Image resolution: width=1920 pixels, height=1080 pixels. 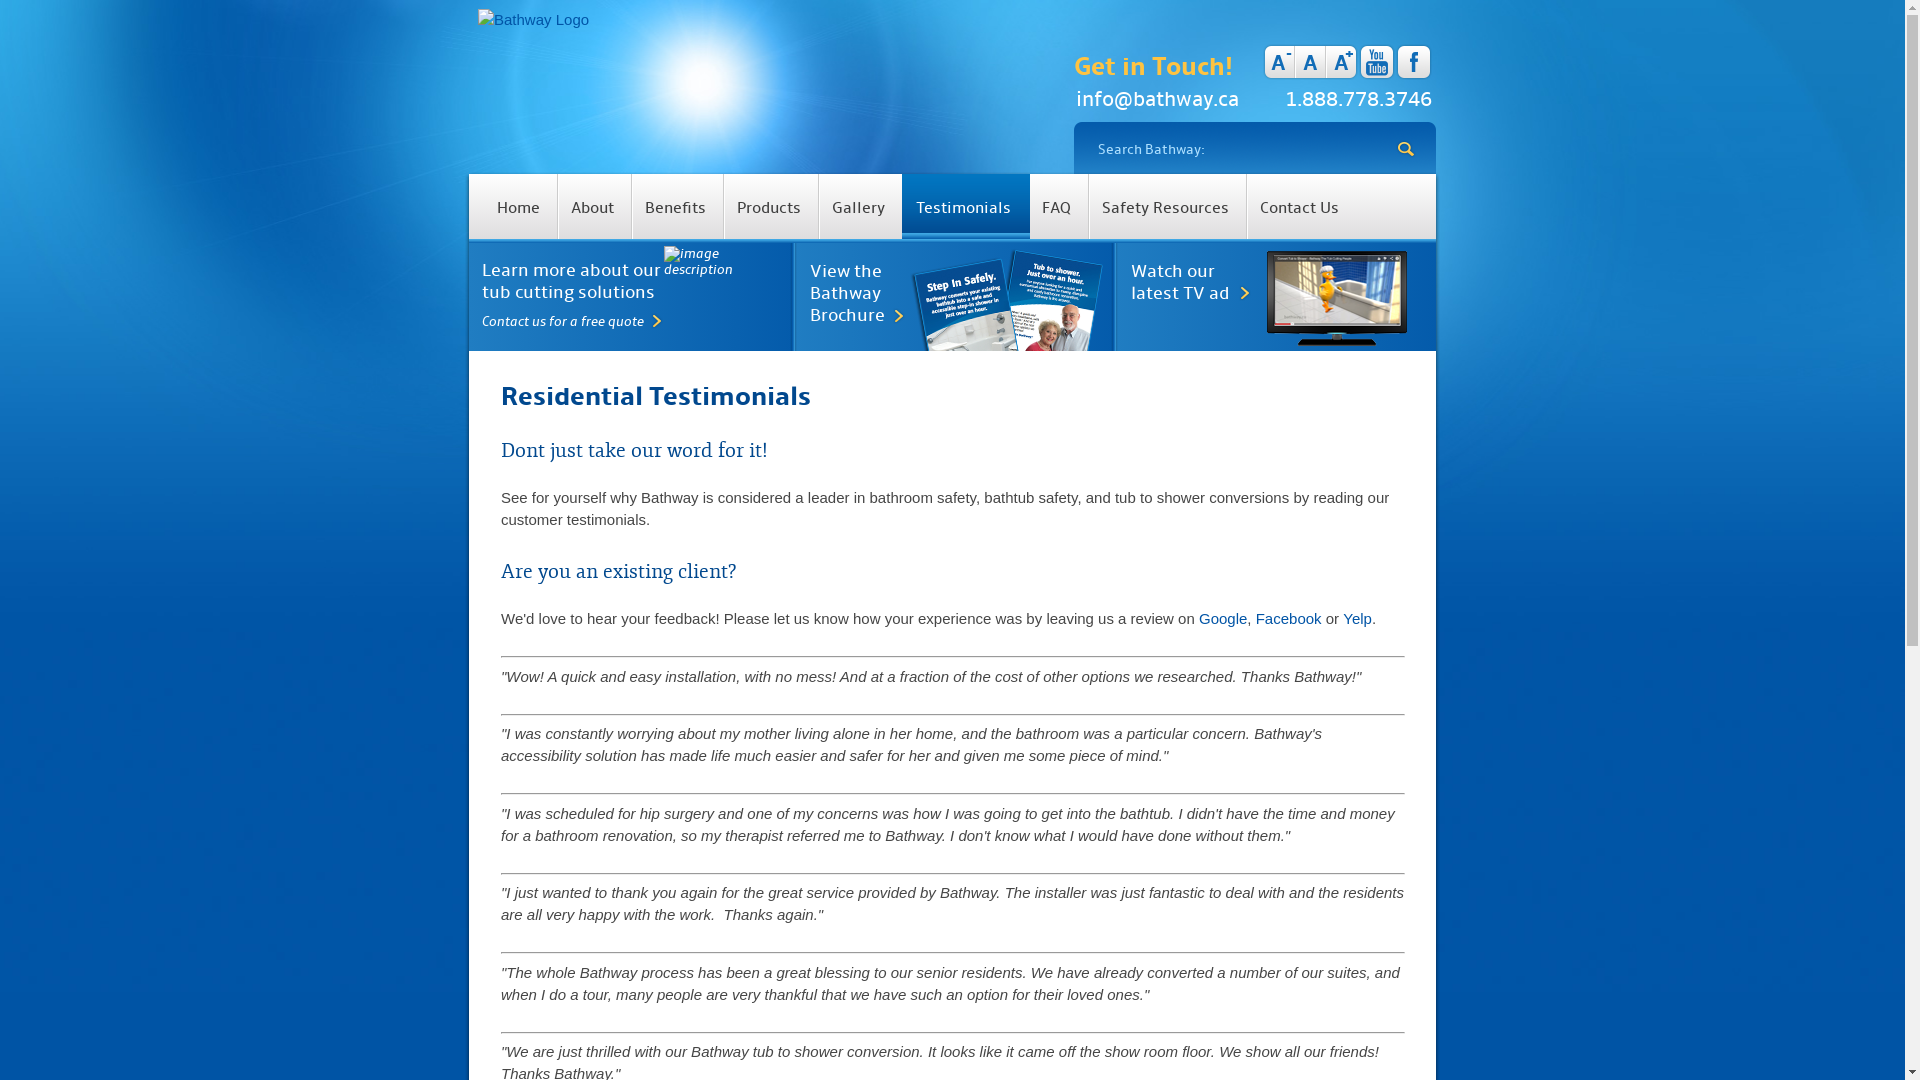 What do you see at coordinates (1326, 60) in the screenshot?
I see `'A` at bounding box center [1326, 60].